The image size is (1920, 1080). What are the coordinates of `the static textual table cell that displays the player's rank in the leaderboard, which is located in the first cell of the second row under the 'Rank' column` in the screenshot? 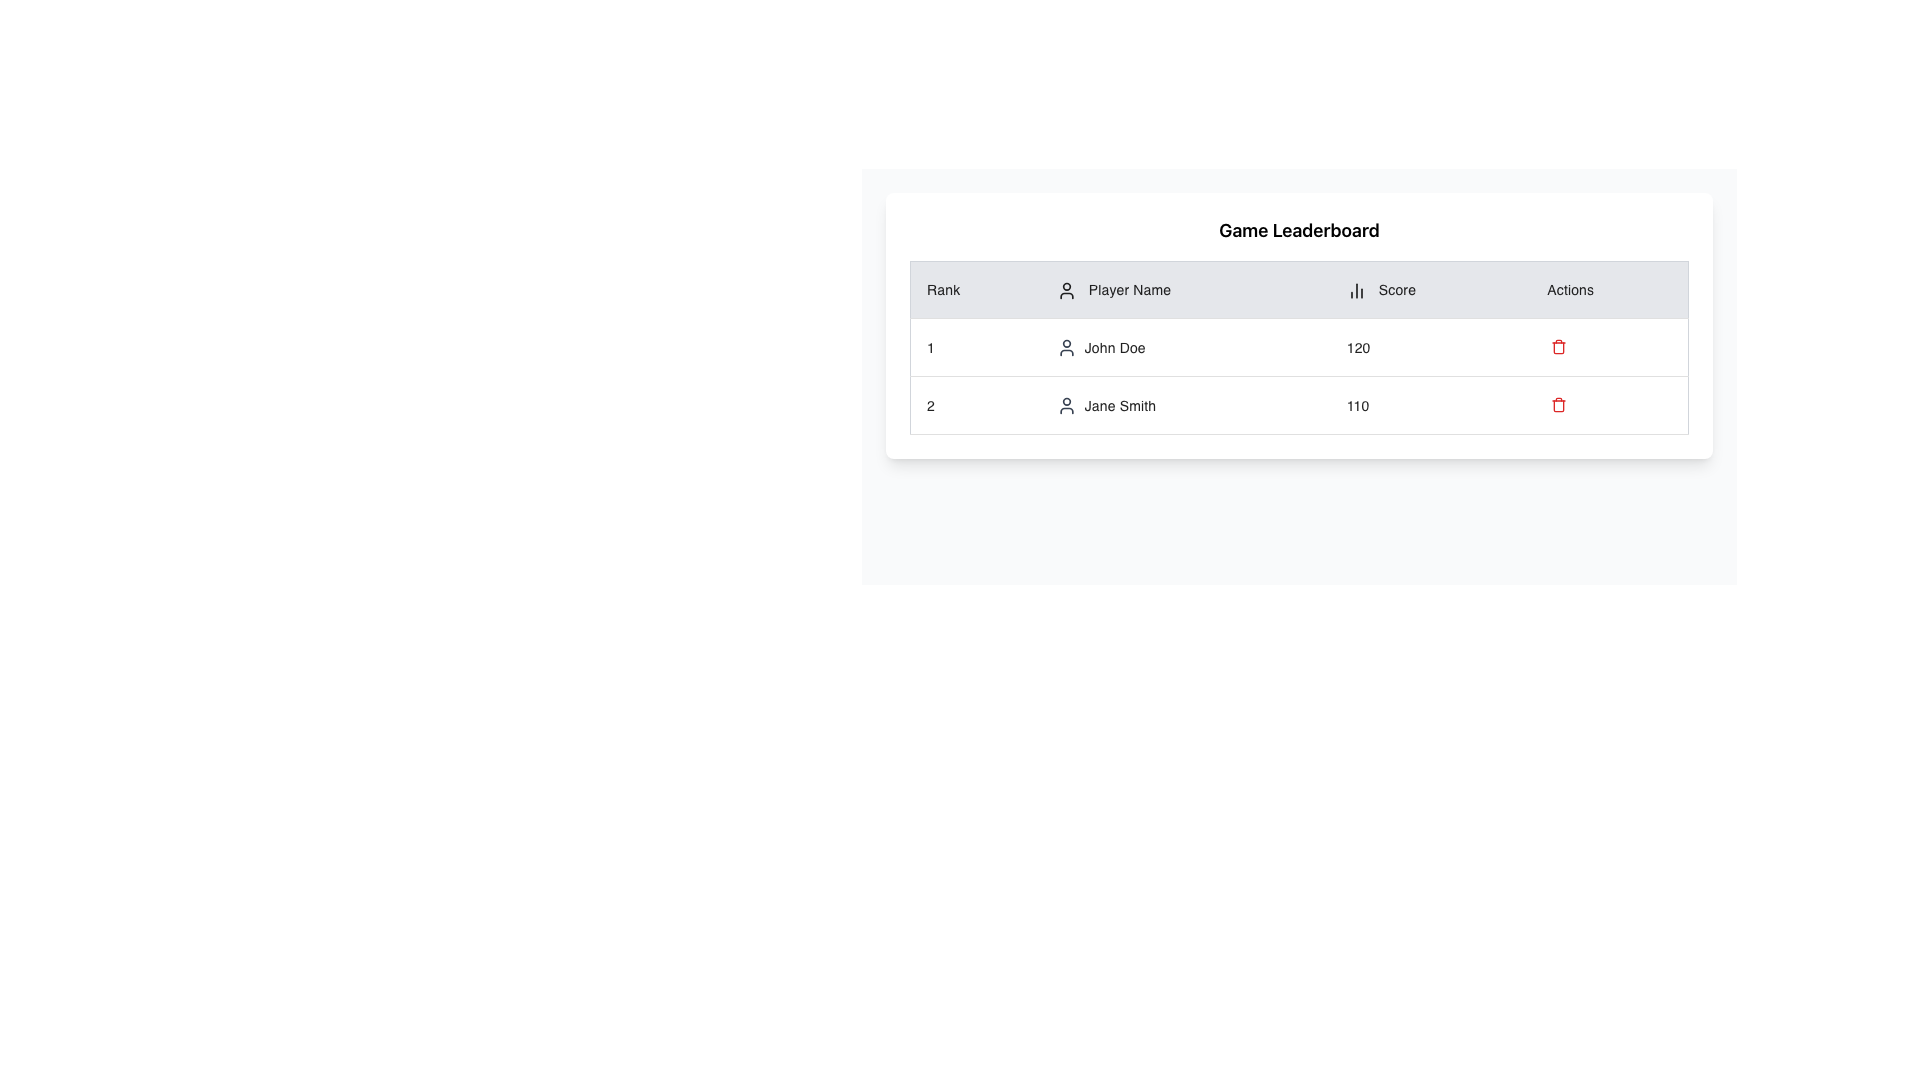 It's located at (975, 405).